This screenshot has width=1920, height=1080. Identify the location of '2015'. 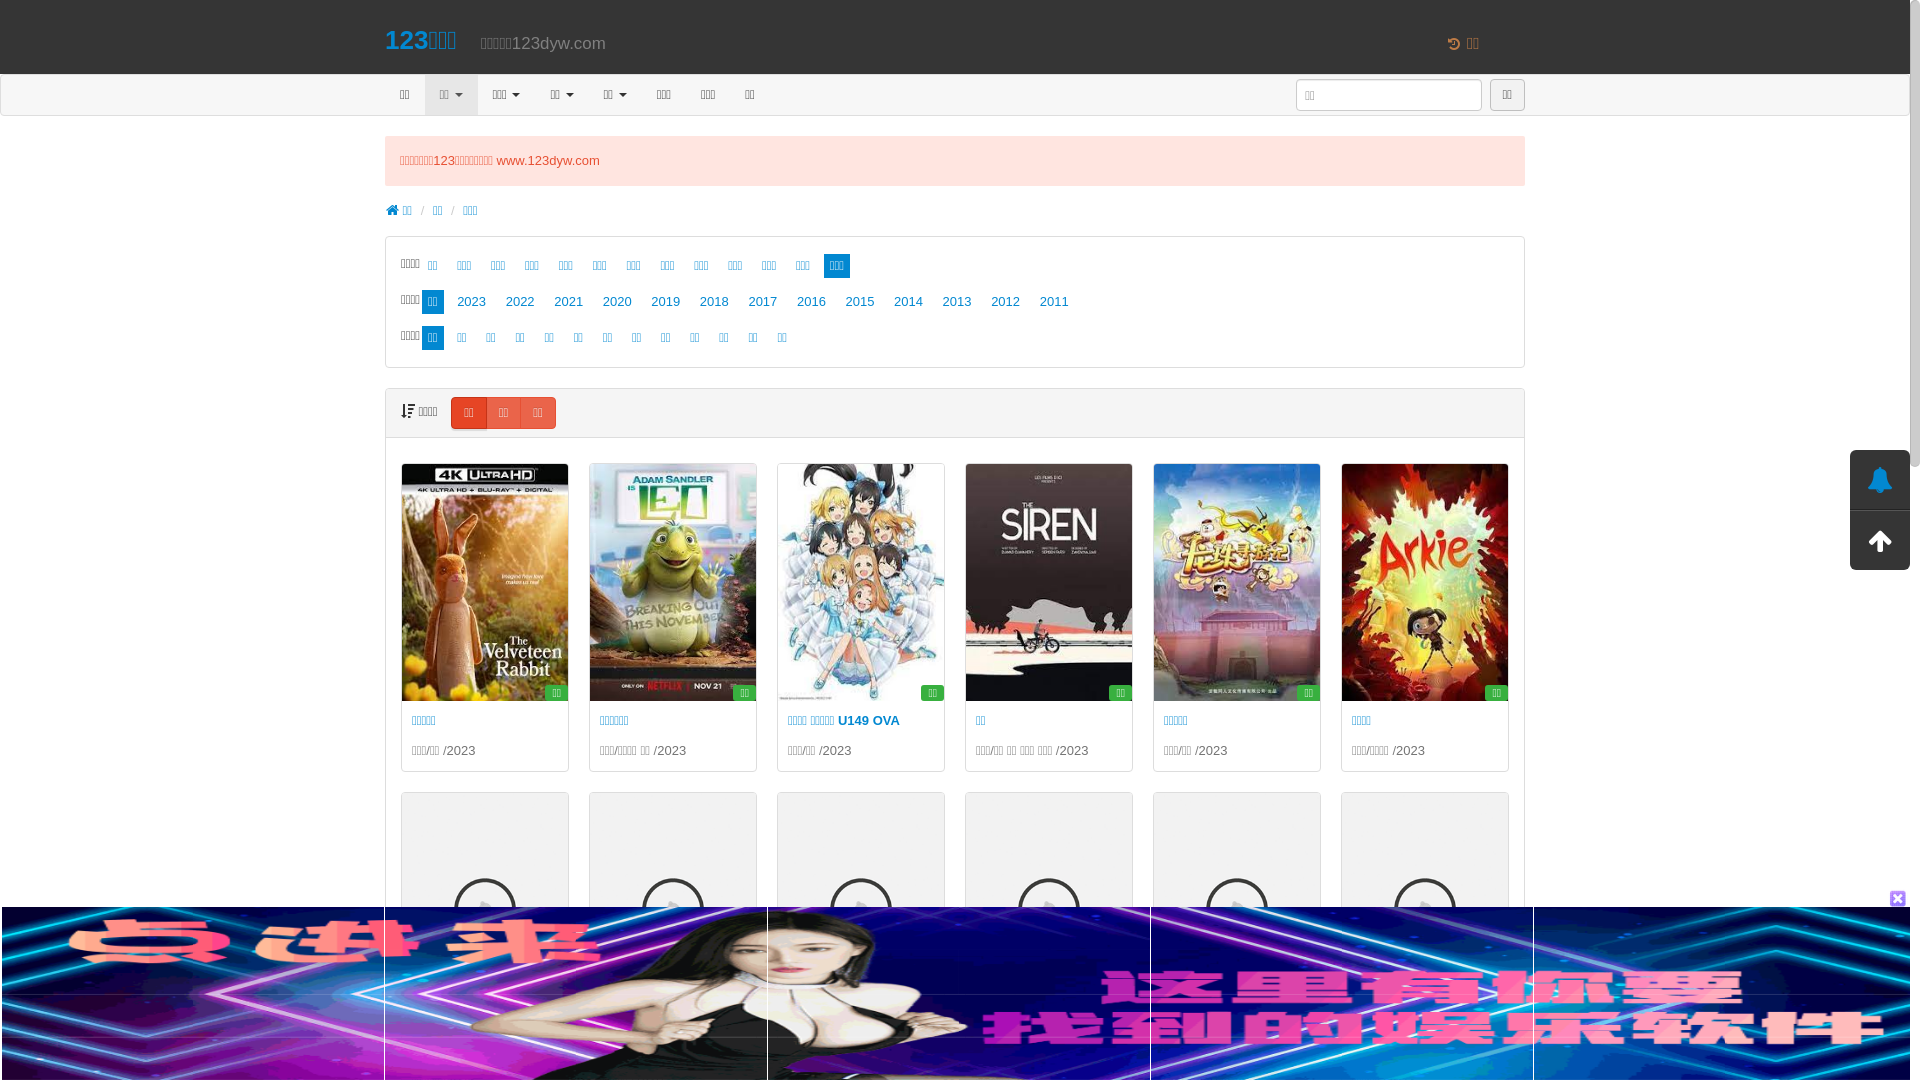
(845, 301).